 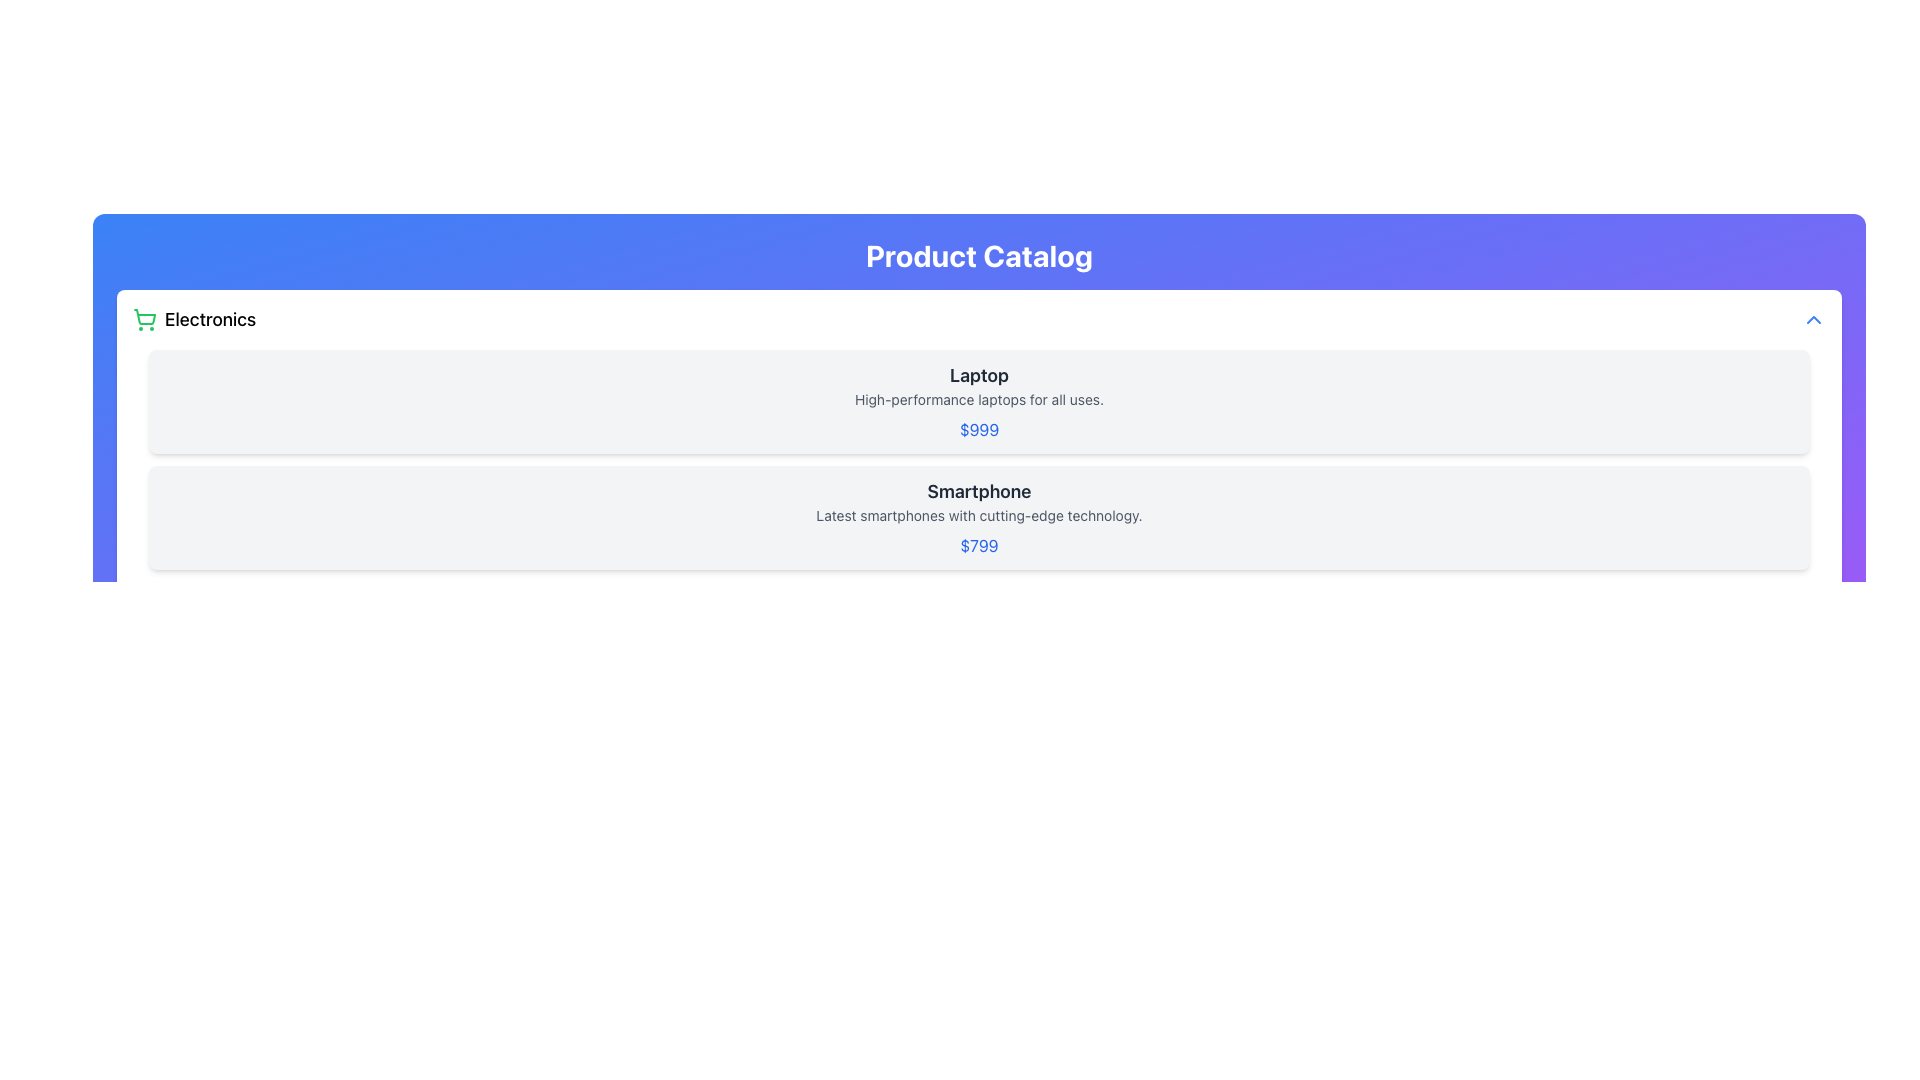 What do you see at coordinates (979, 400) in the screenshot?
I see `the second piece of text in the product description, located under 'Laptop' and above the price '$999'` at bounding box center [979, 400].